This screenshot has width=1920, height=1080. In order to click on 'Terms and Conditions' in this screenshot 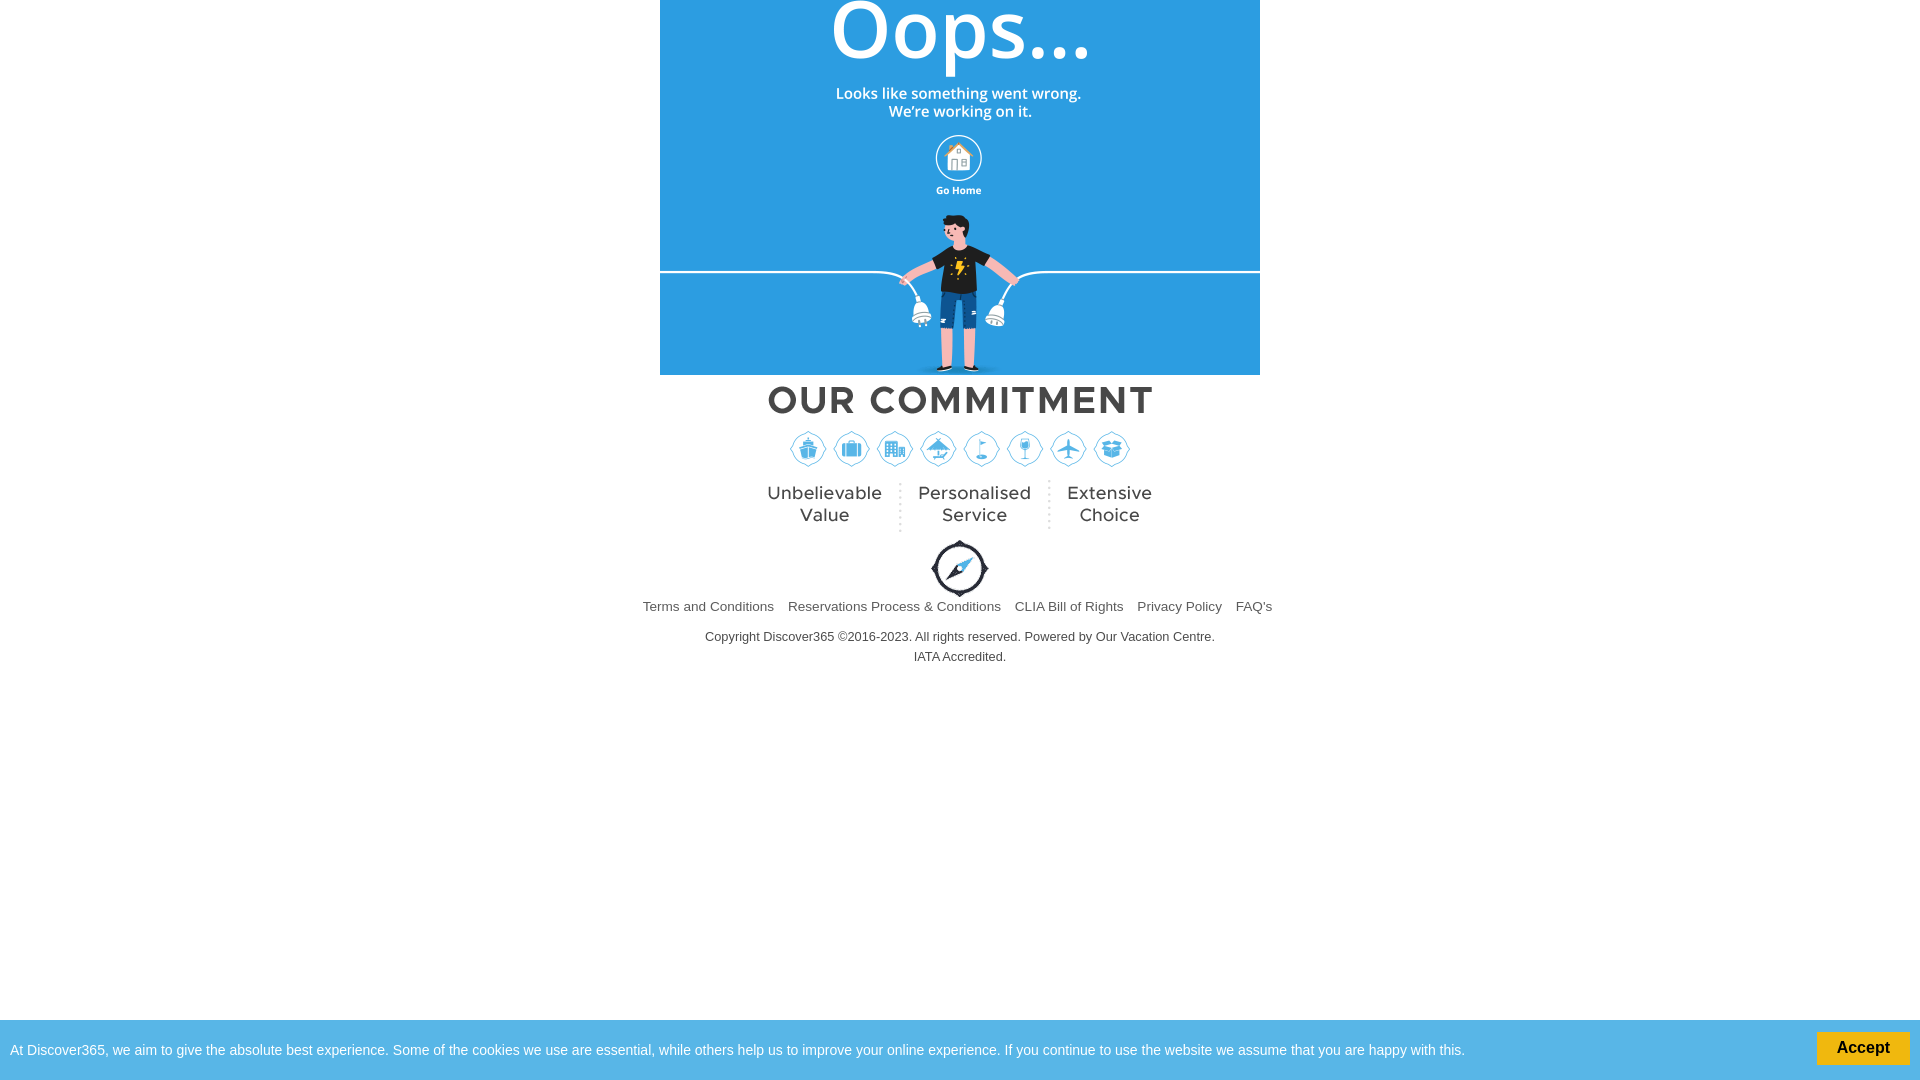, I will do `click(708, 605)`.